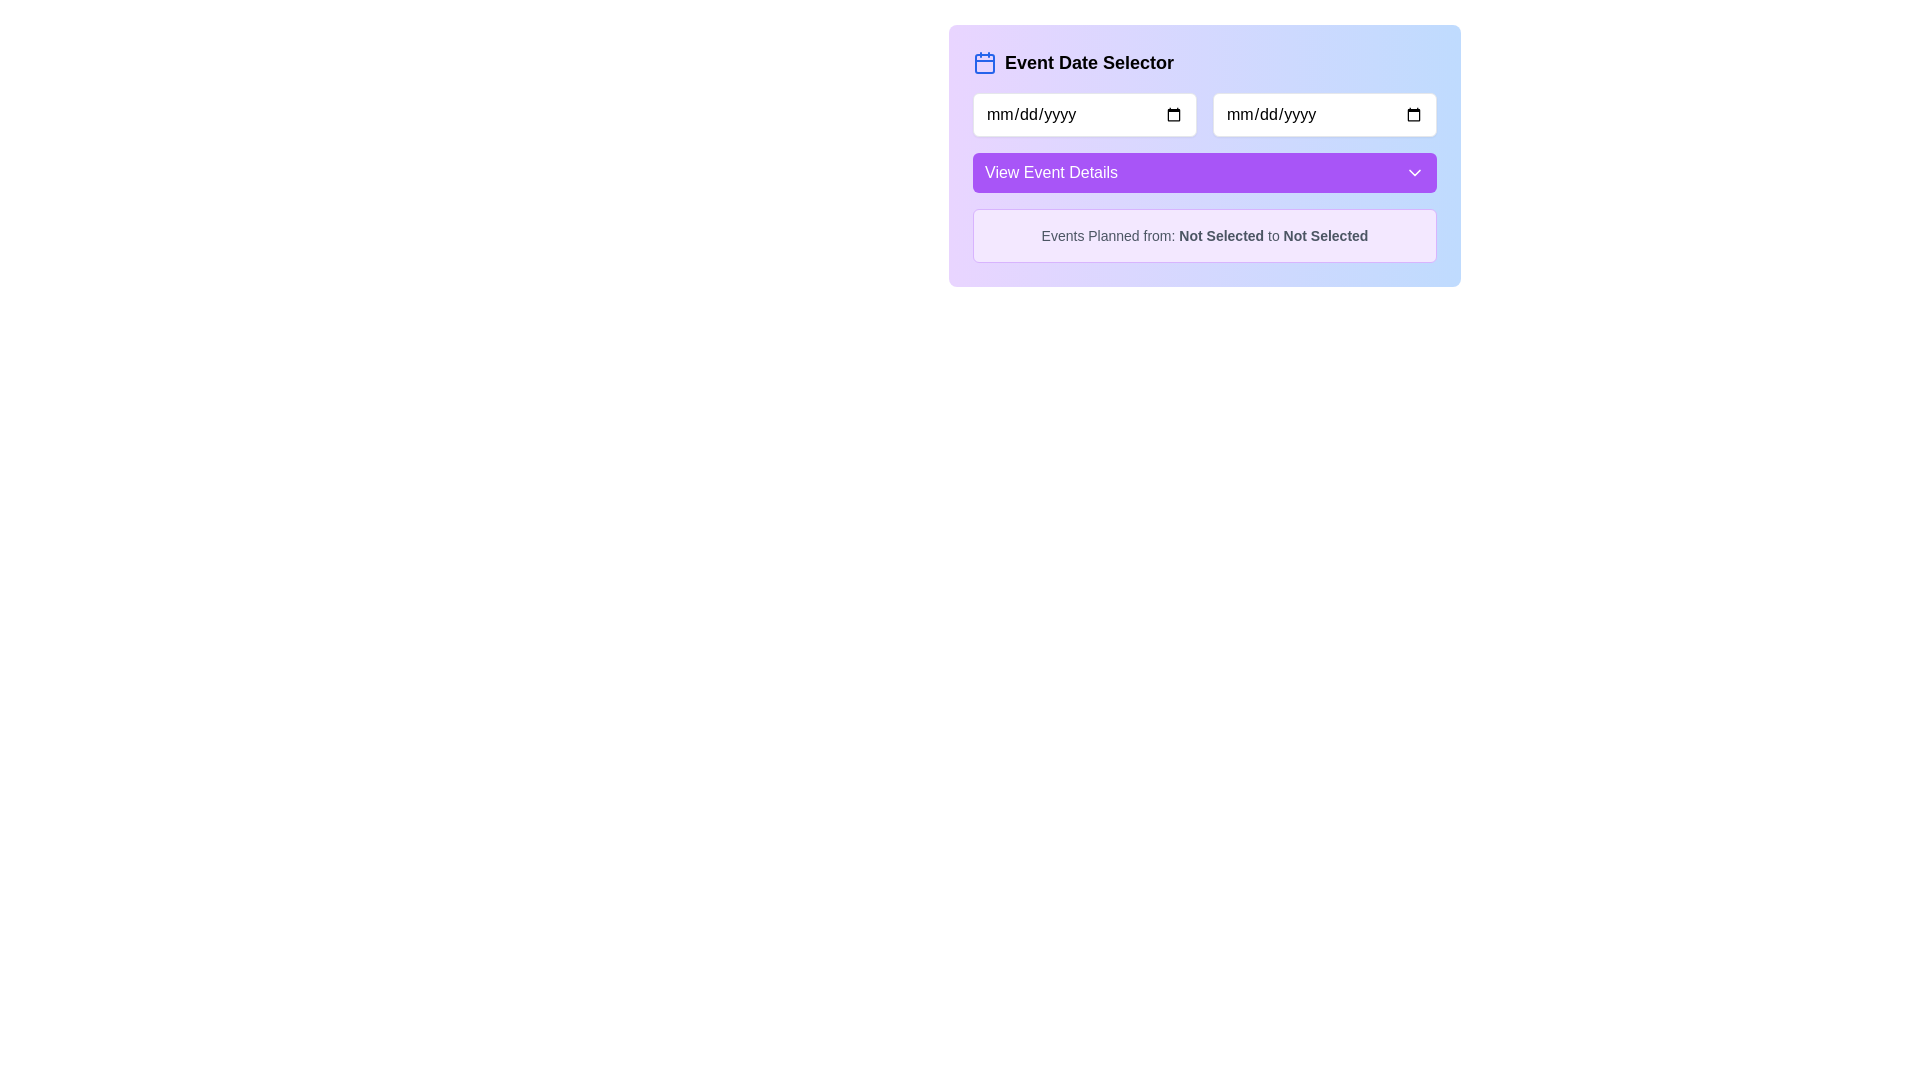  I want to click on the date input field in the 'Event Date Selector' section, so click(1324, 115).